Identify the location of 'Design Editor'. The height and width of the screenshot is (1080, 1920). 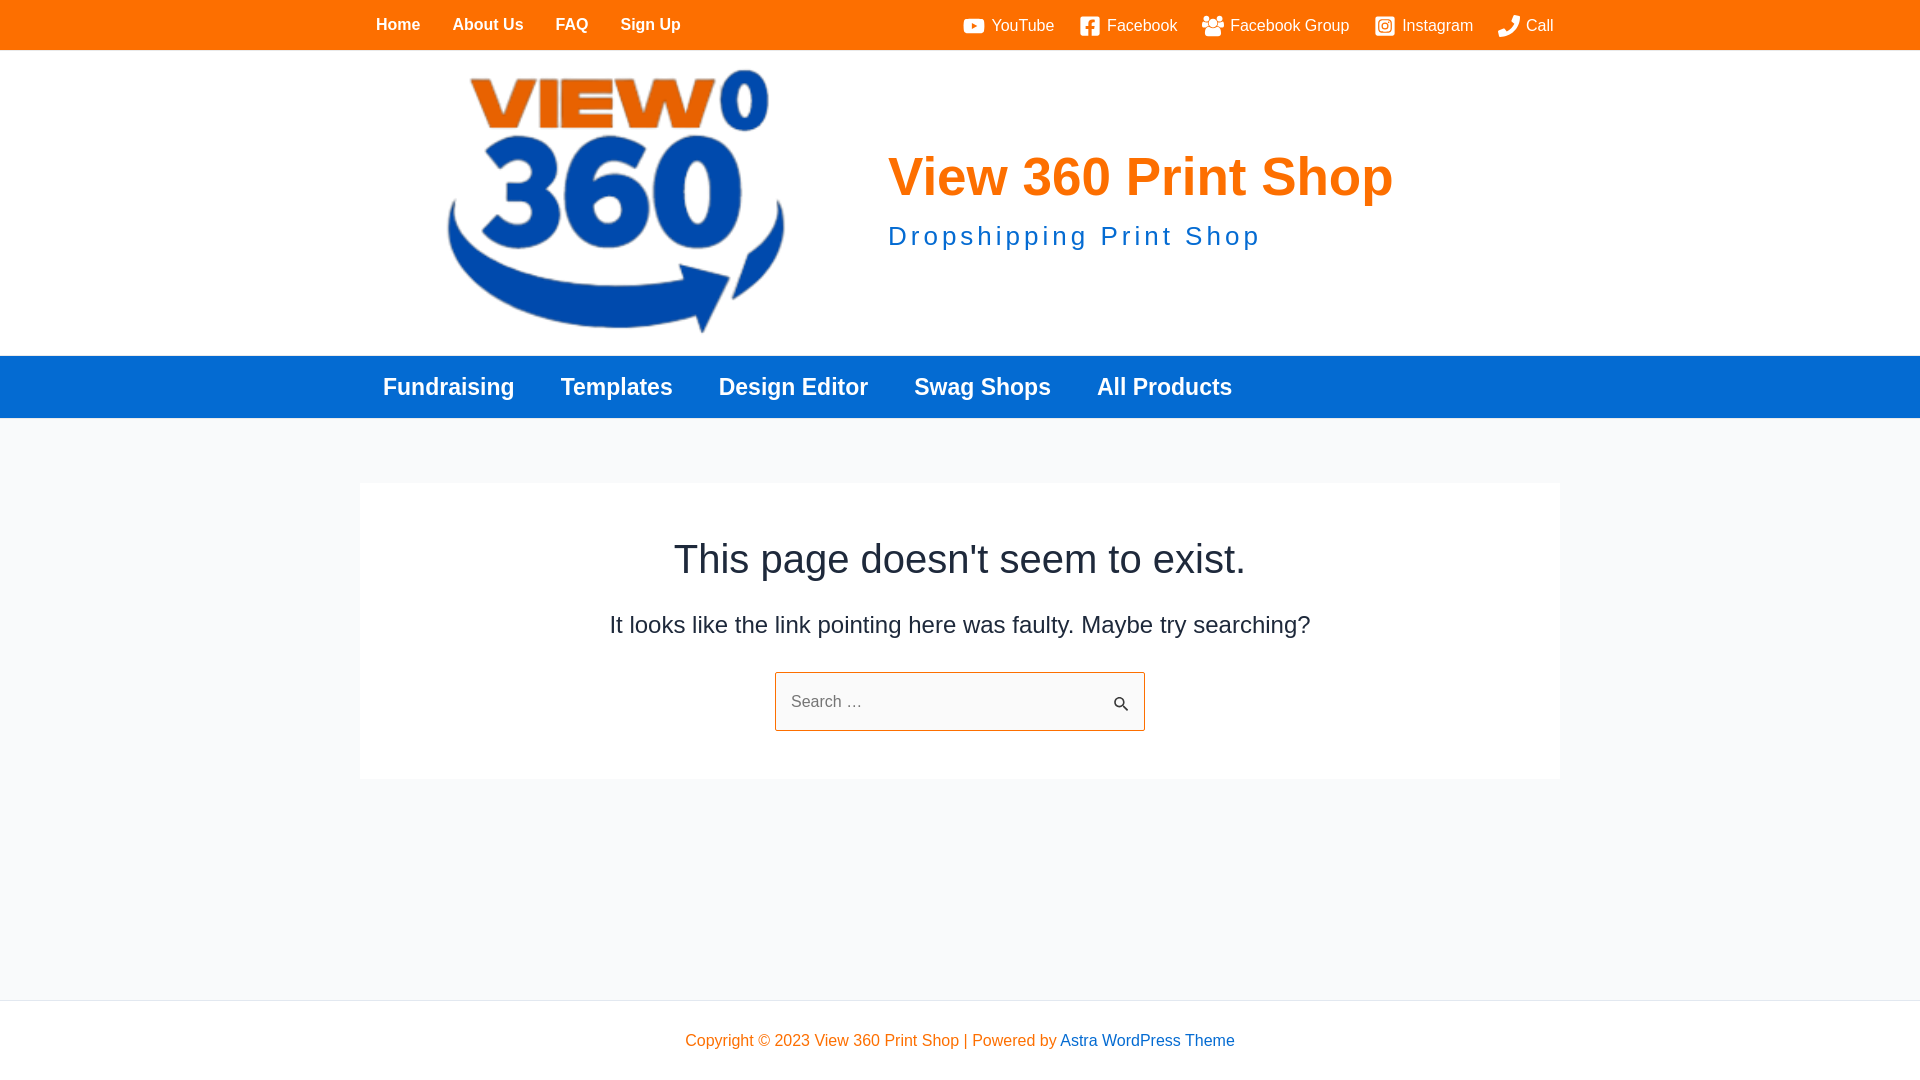
(696, 386).